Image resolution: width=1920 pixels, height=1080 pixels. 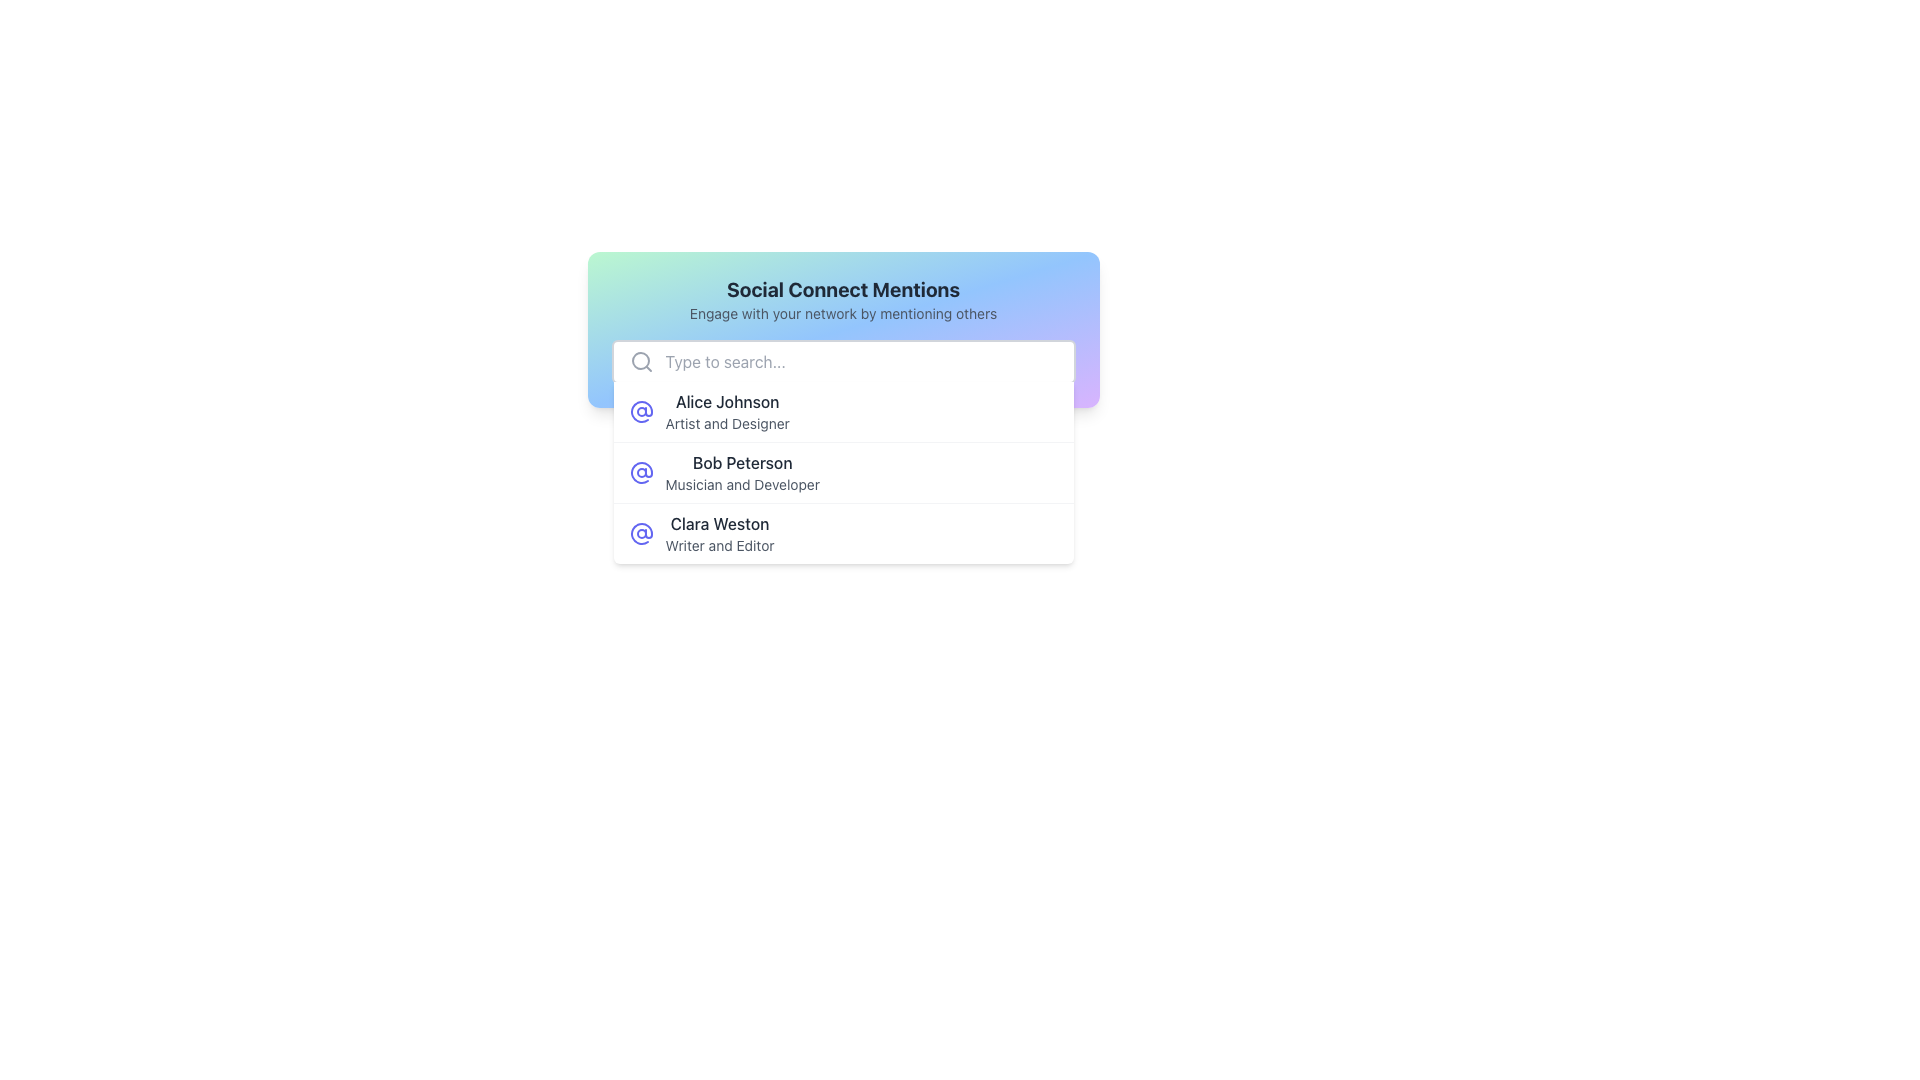 What do you see at coordinates (741, 485) in the screenshot?
I see `the text label that describes the role or attributes of 'Bob Peterson,' located directly below the name in the dropdown interface` at bounding box center [741, 485].